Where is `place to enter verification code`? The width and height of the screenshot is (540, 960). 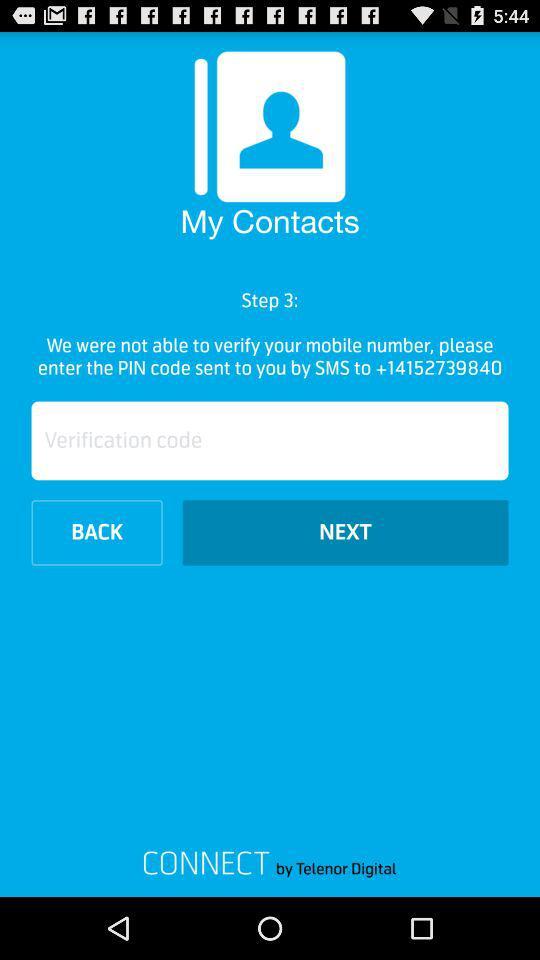 place to enter verification code is located at coordinates (270, 440).